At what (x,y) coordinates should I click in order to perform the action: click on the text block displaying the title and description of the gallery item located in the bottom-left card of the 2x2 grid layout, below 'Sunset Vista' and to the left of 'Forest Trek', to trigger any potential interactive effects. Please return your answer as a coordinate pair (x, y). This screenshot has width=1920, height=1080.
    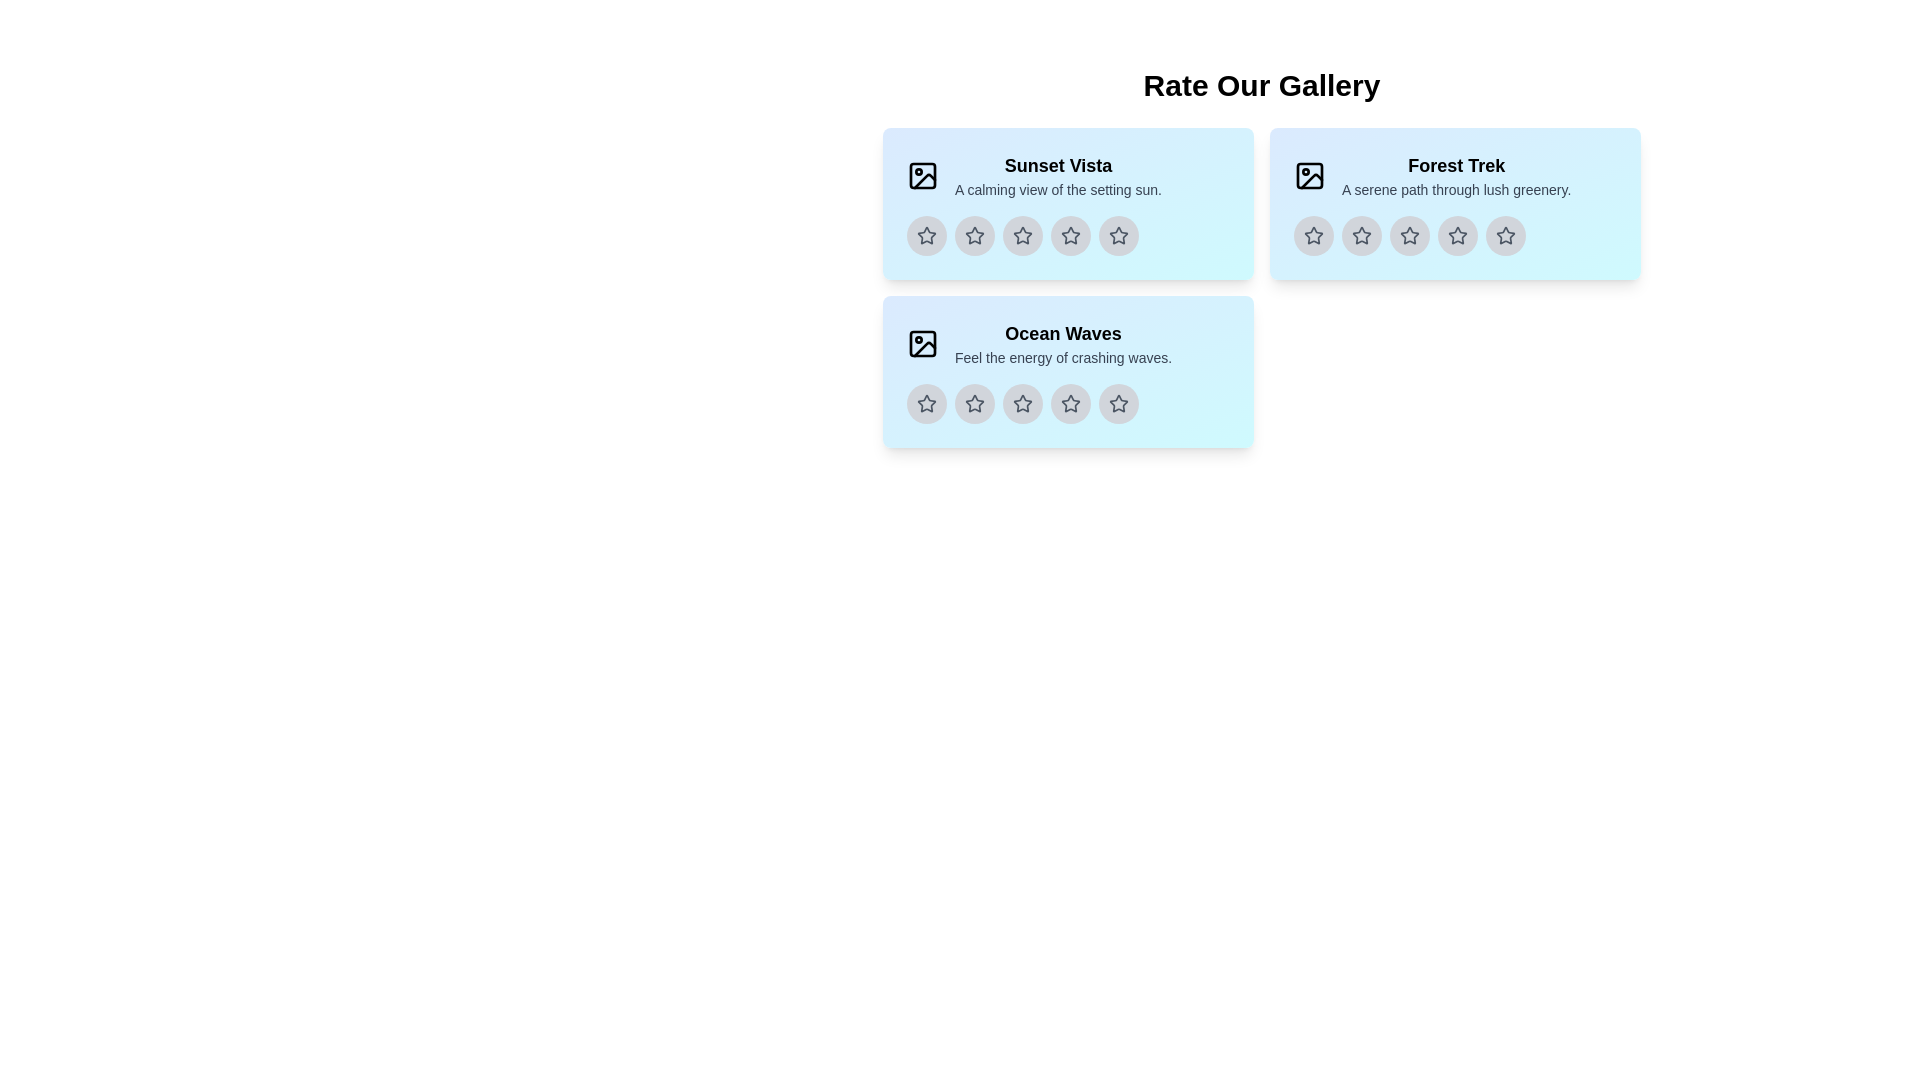
    Looking at the image, I should click on (1062, 342).